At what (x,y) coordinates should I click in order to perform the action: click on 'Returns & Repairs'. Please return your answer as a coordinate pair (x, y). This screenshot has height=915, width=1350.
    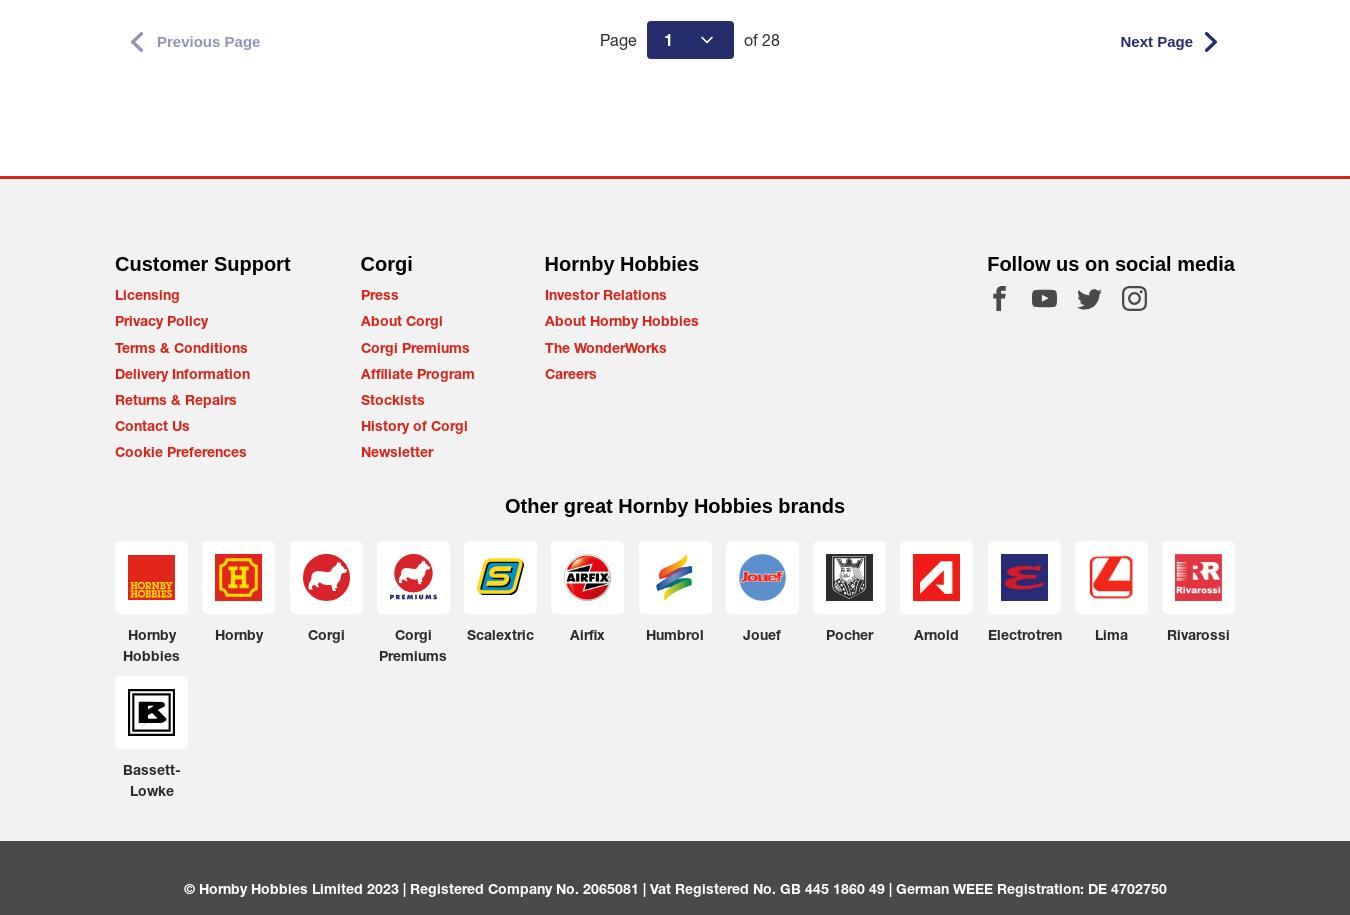
    Looking at the image, I should click on (115, 397).